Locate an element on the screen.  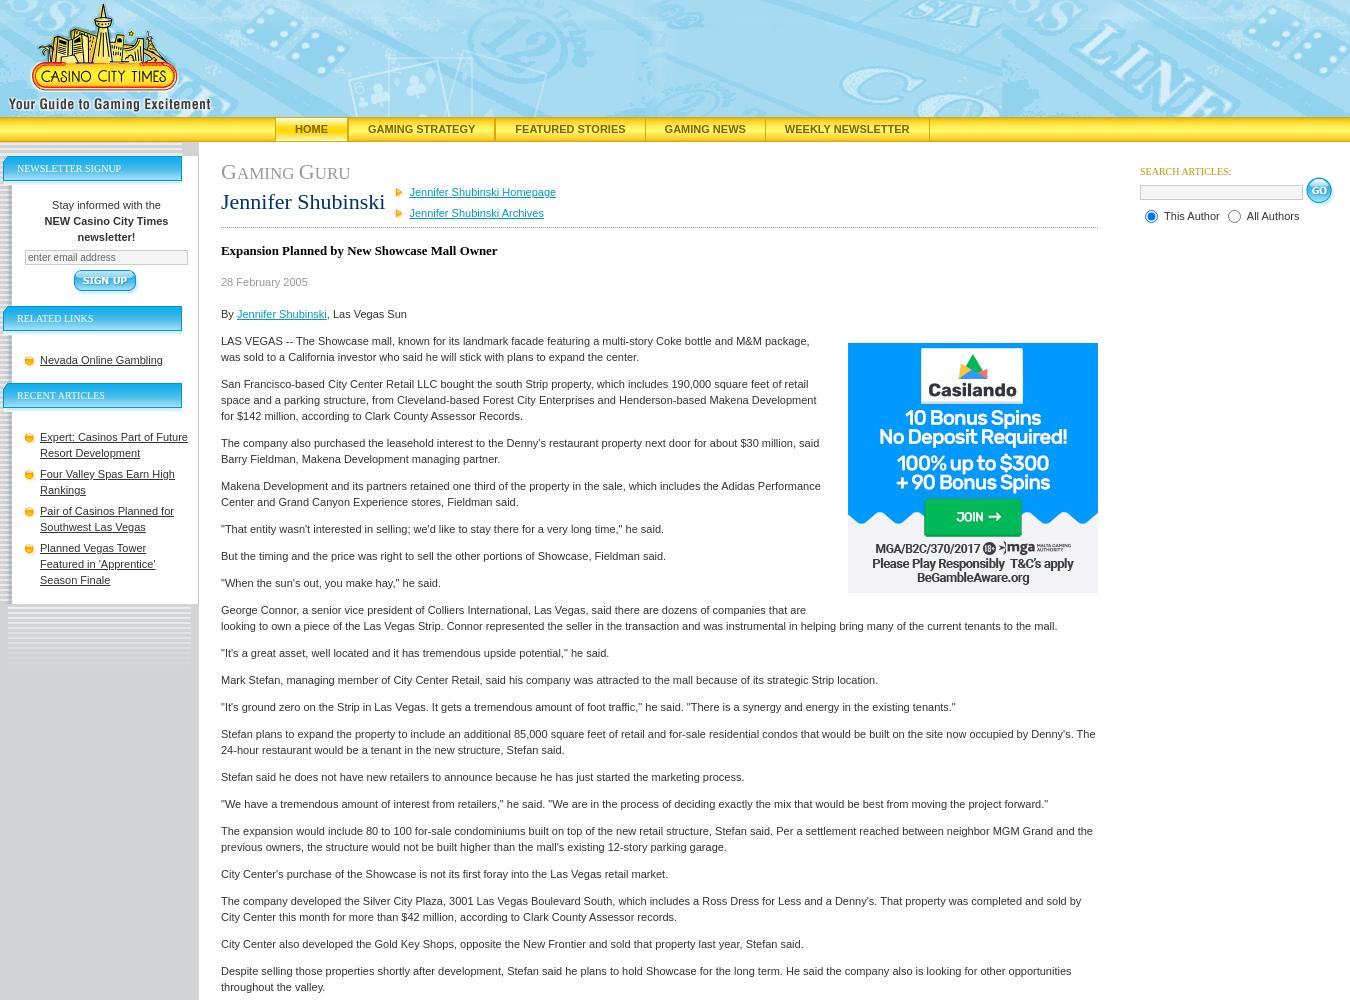
'"That entity wasn't interested in selling; we'd like to stay there for a very long time," he said.' is located at coordinates (442, 528).